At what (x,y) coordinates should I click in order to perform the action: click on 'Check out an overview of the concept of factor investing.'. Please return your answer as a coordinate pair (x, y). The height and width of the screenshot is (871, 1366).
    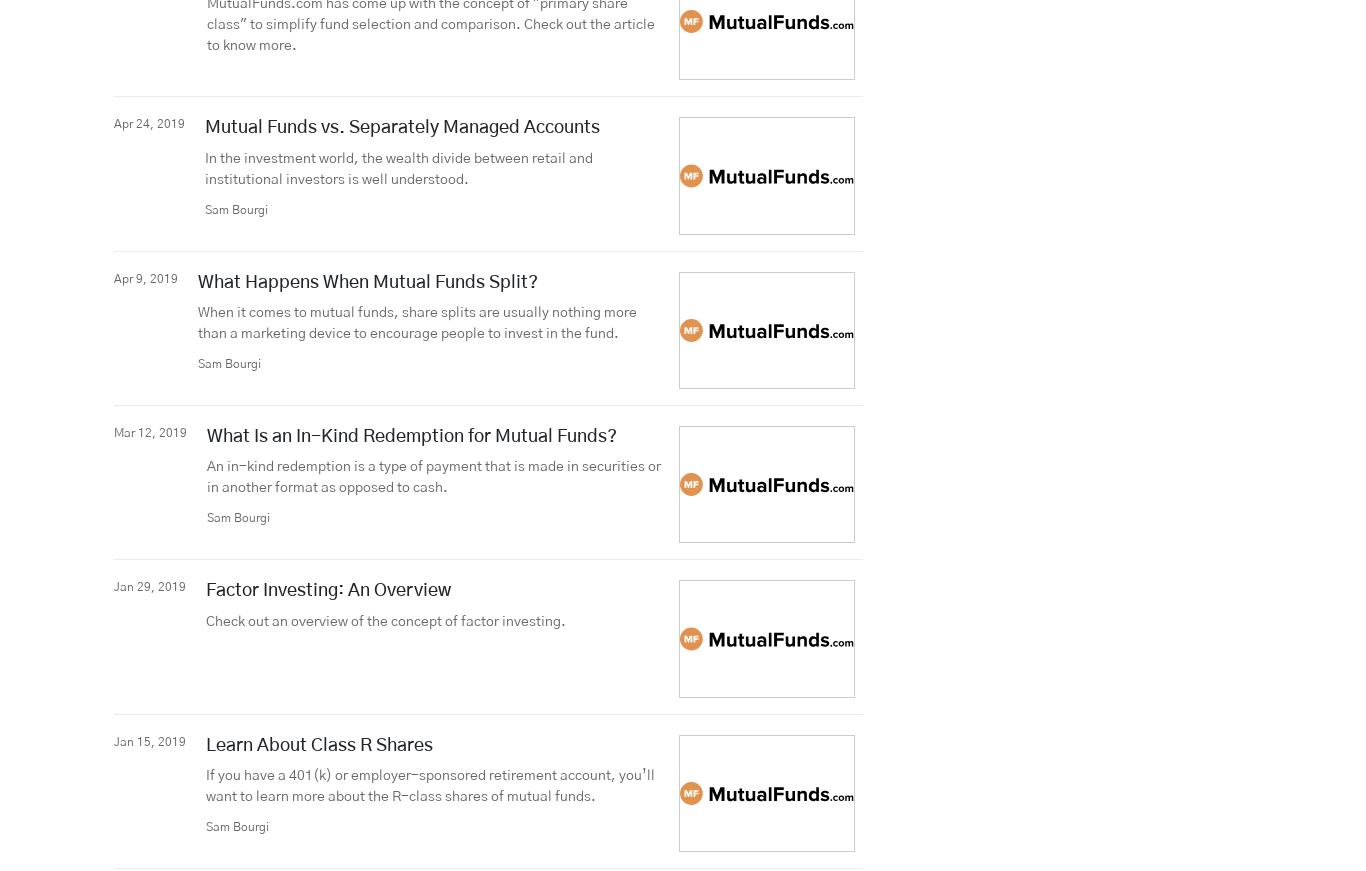
    Looking at the image, I should click on (385, 620).